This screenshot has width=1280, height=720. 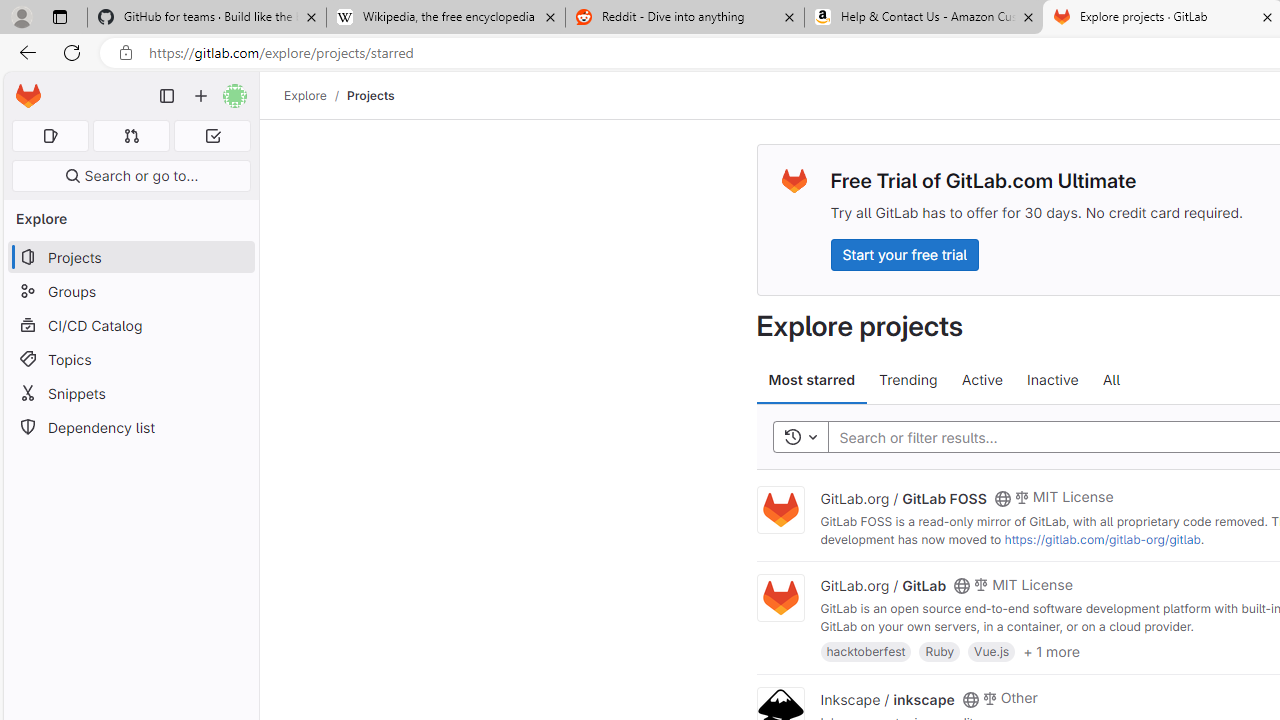 What do you see at coordinates (907, 380) in the screenshot?
I see `'Trending'` at bounding box center [907, 380].